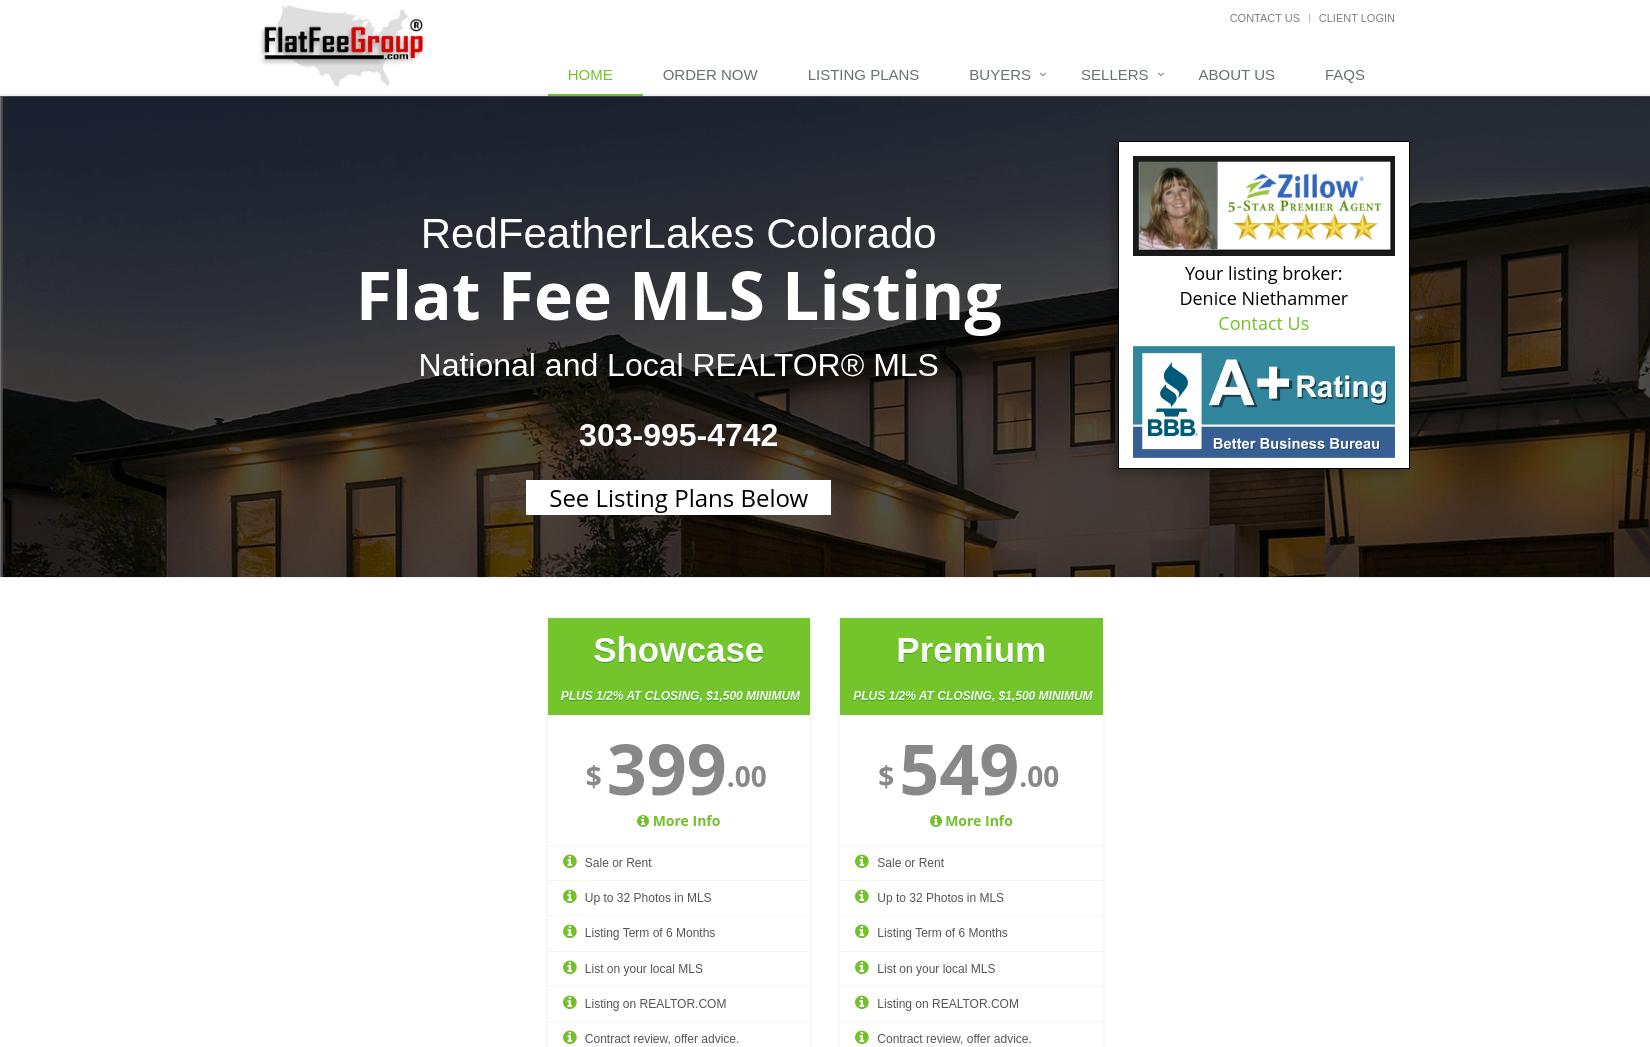 This screenshot has width=1650, height=1047. What do you see at coordinates (1262, 296) in the screenshot?
I see `'Denice Niethammer'` at bounding box center [1262, 296].